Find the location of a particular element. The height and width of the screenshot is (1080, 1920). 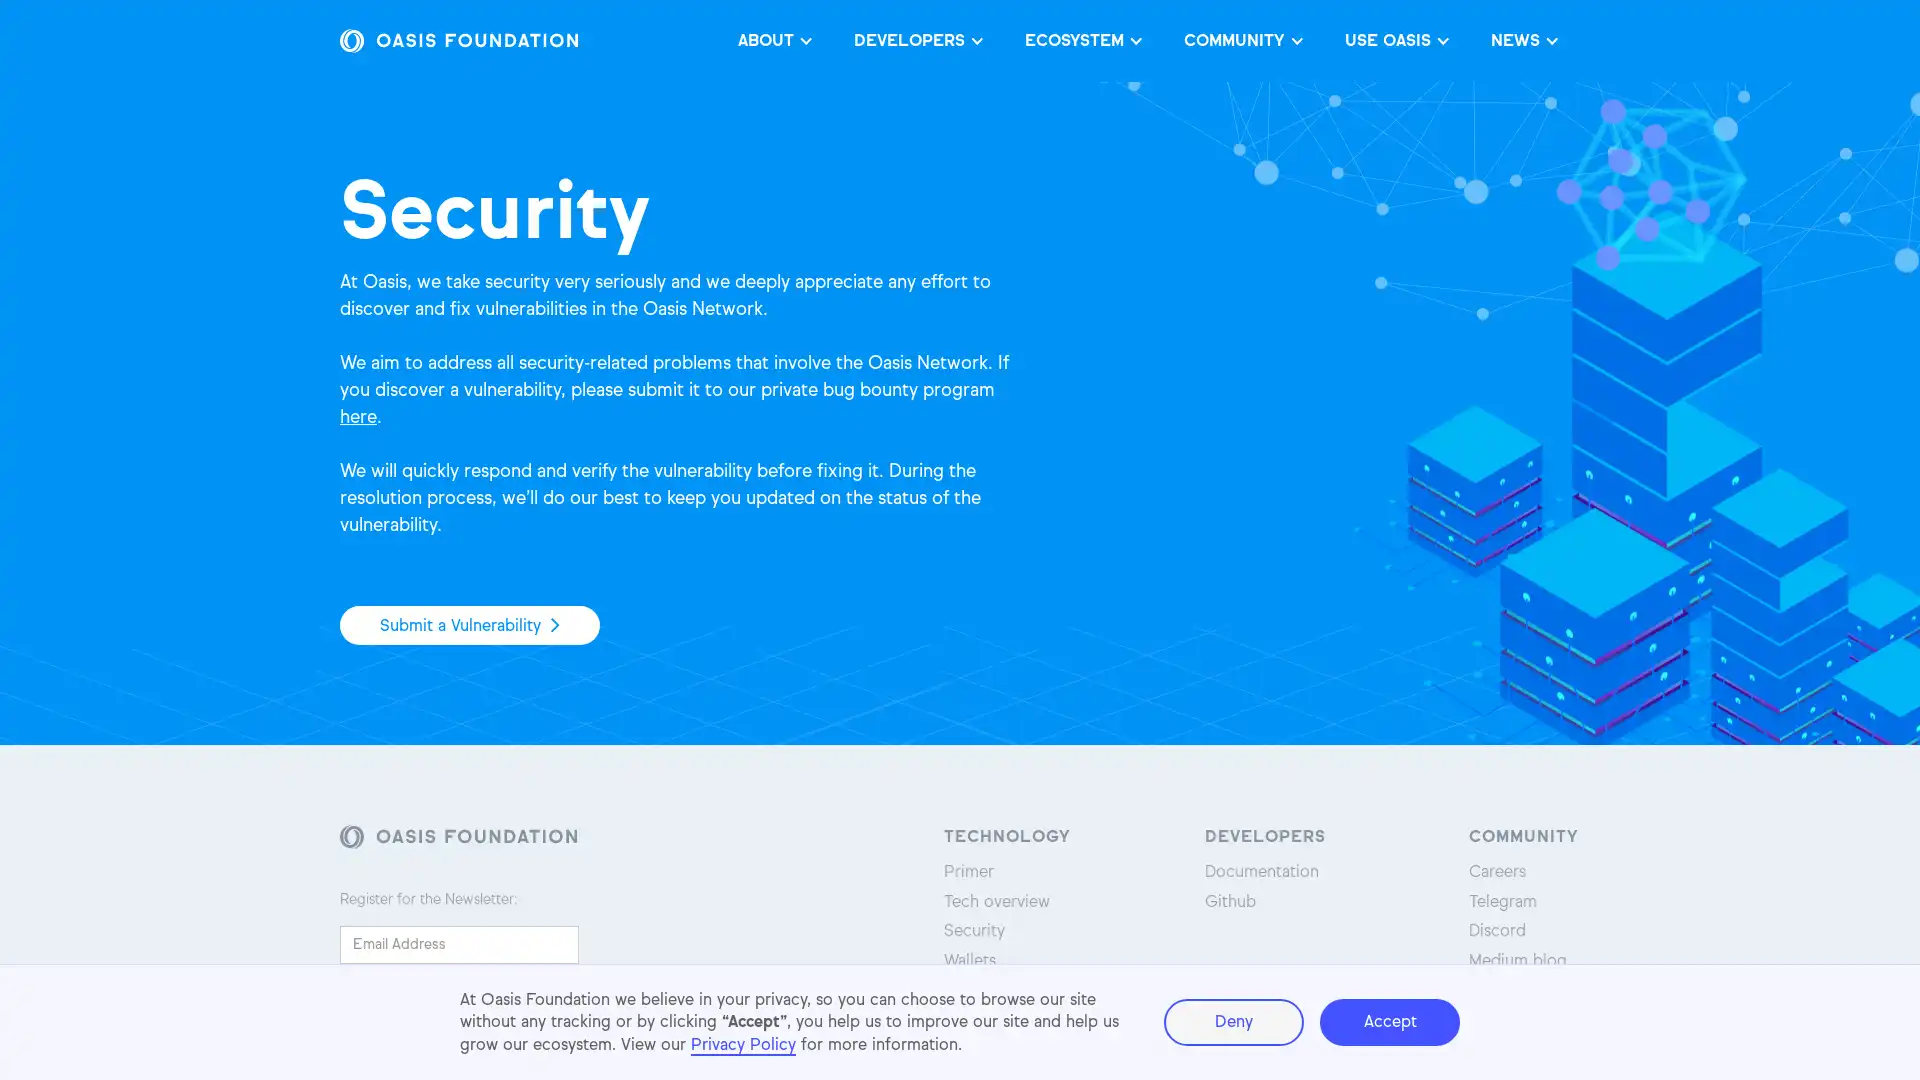

Submit is located at coordinates (396, 990).